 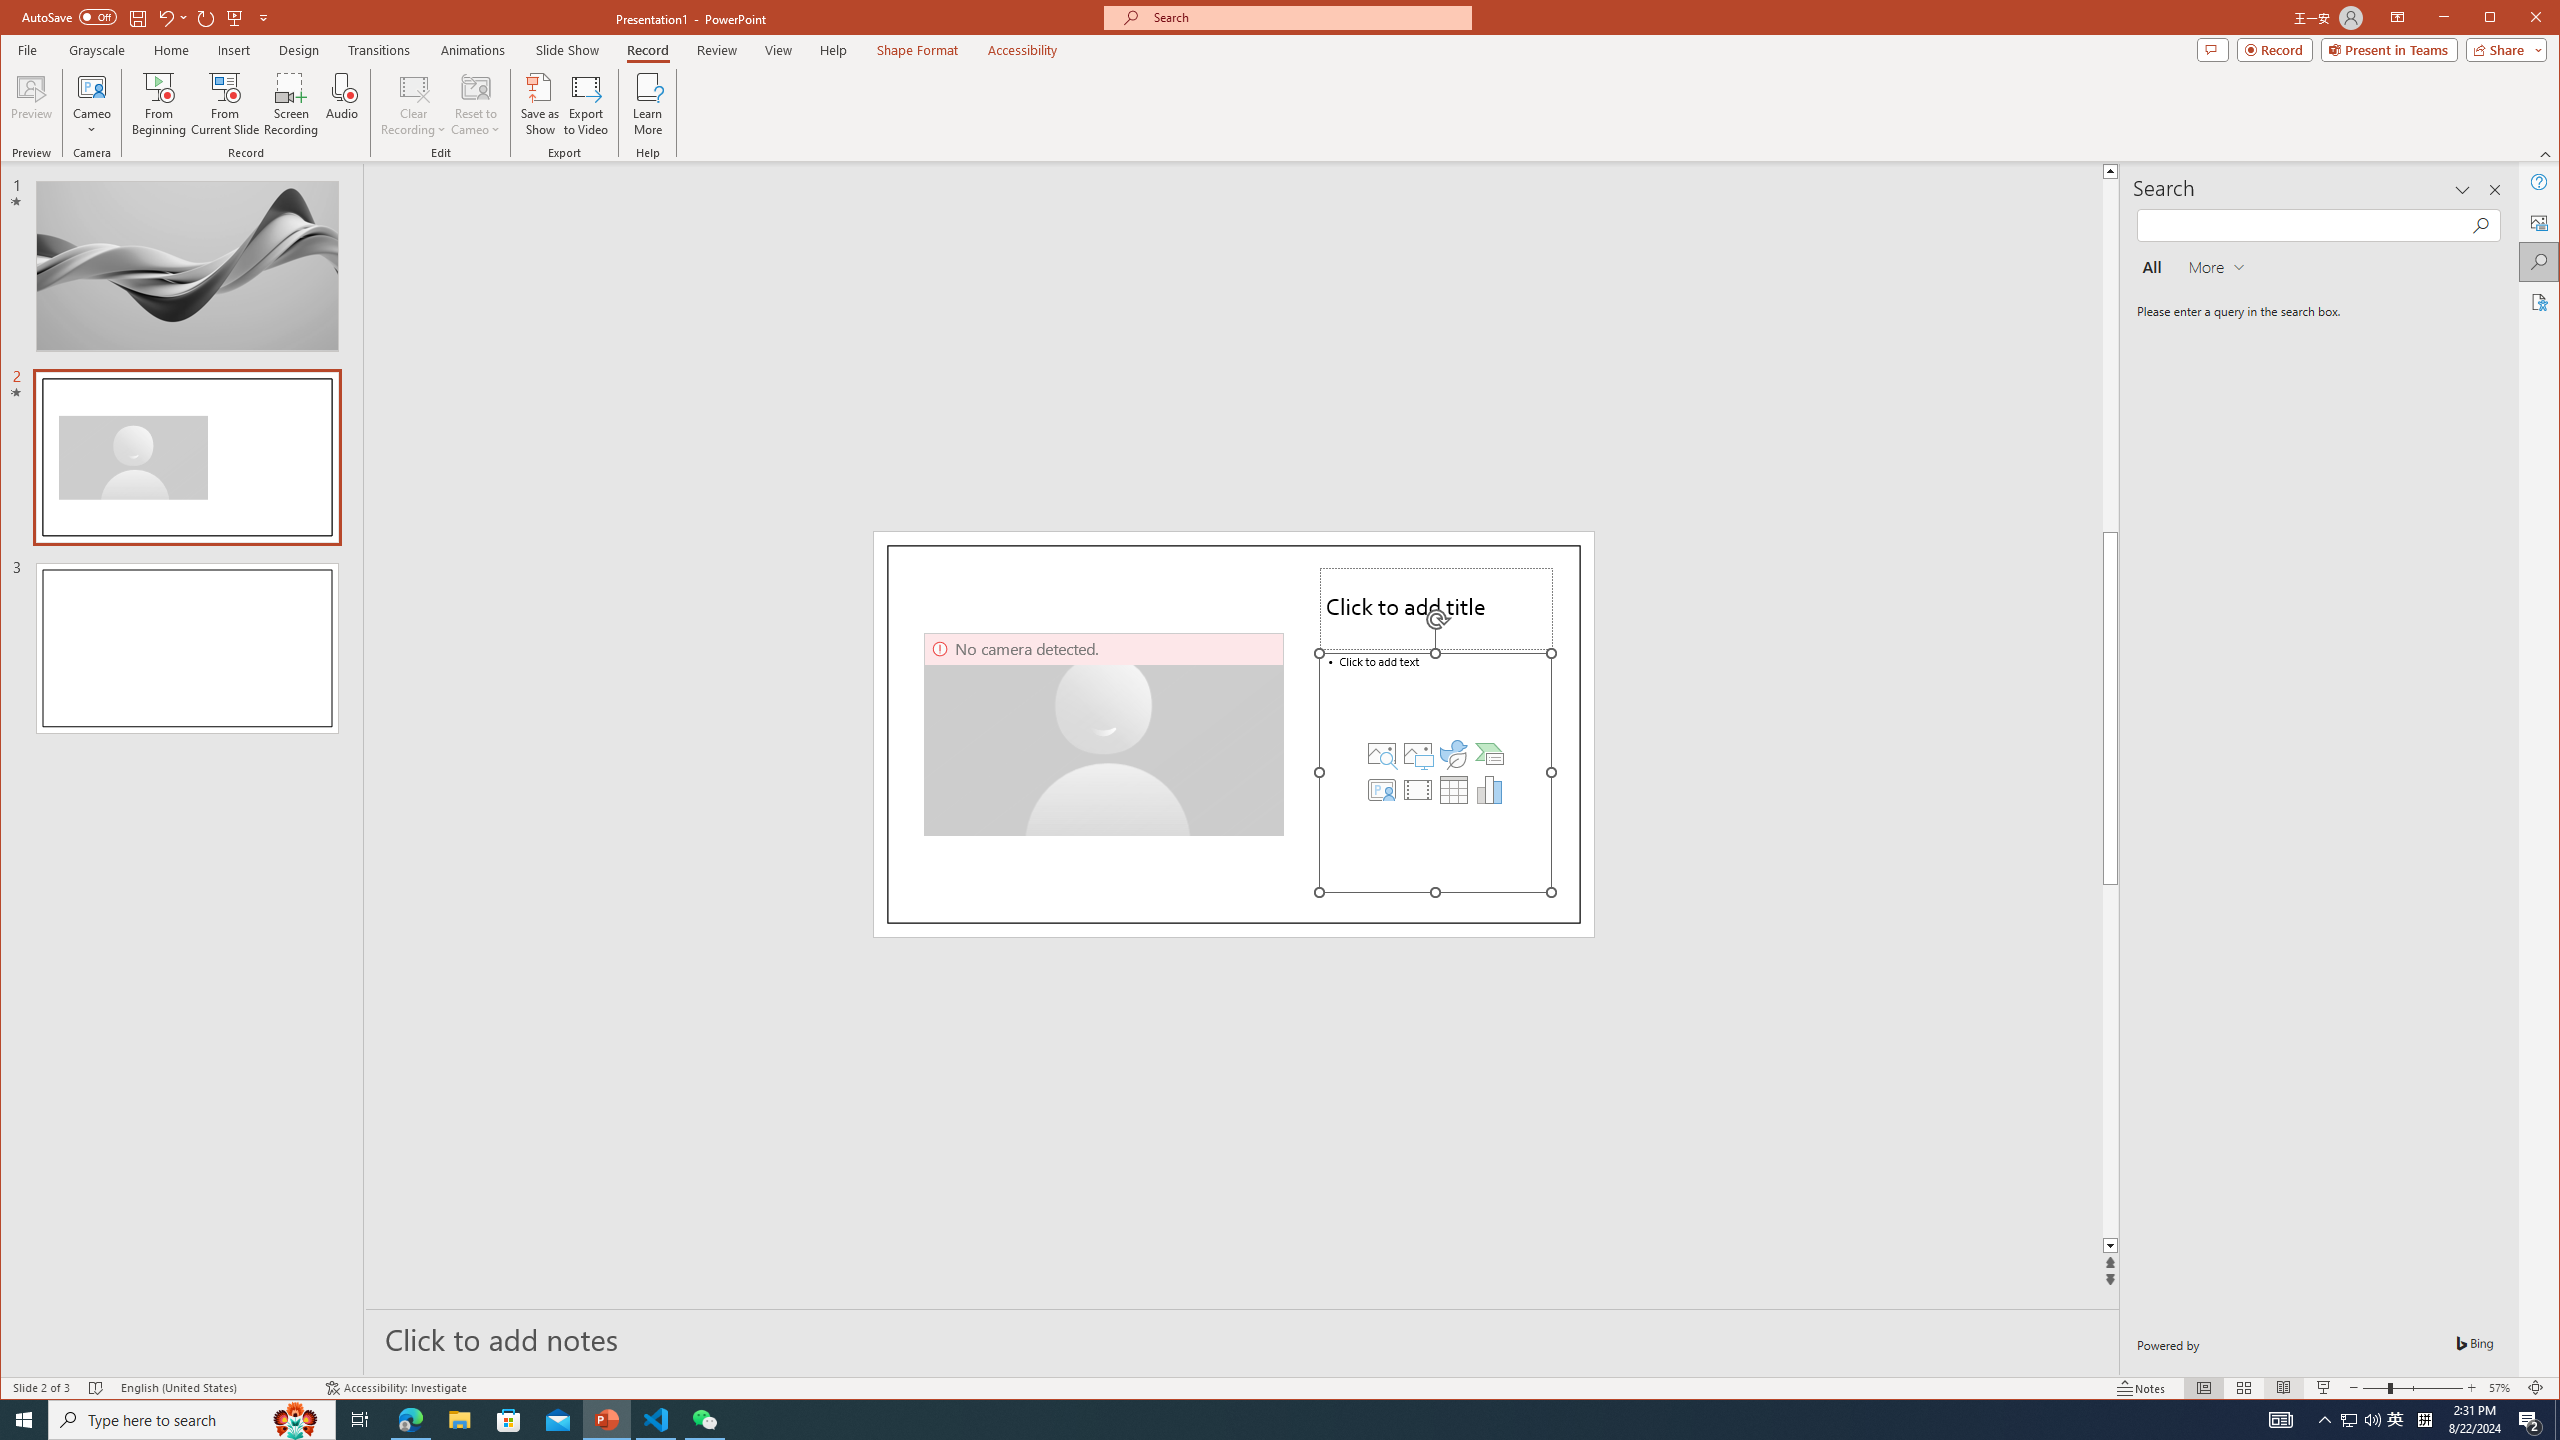 What do you see at coordinates (2324, 1418) in the screenshot?
I see `'Notification Chevron'` at bounding box center [2324, 1418].